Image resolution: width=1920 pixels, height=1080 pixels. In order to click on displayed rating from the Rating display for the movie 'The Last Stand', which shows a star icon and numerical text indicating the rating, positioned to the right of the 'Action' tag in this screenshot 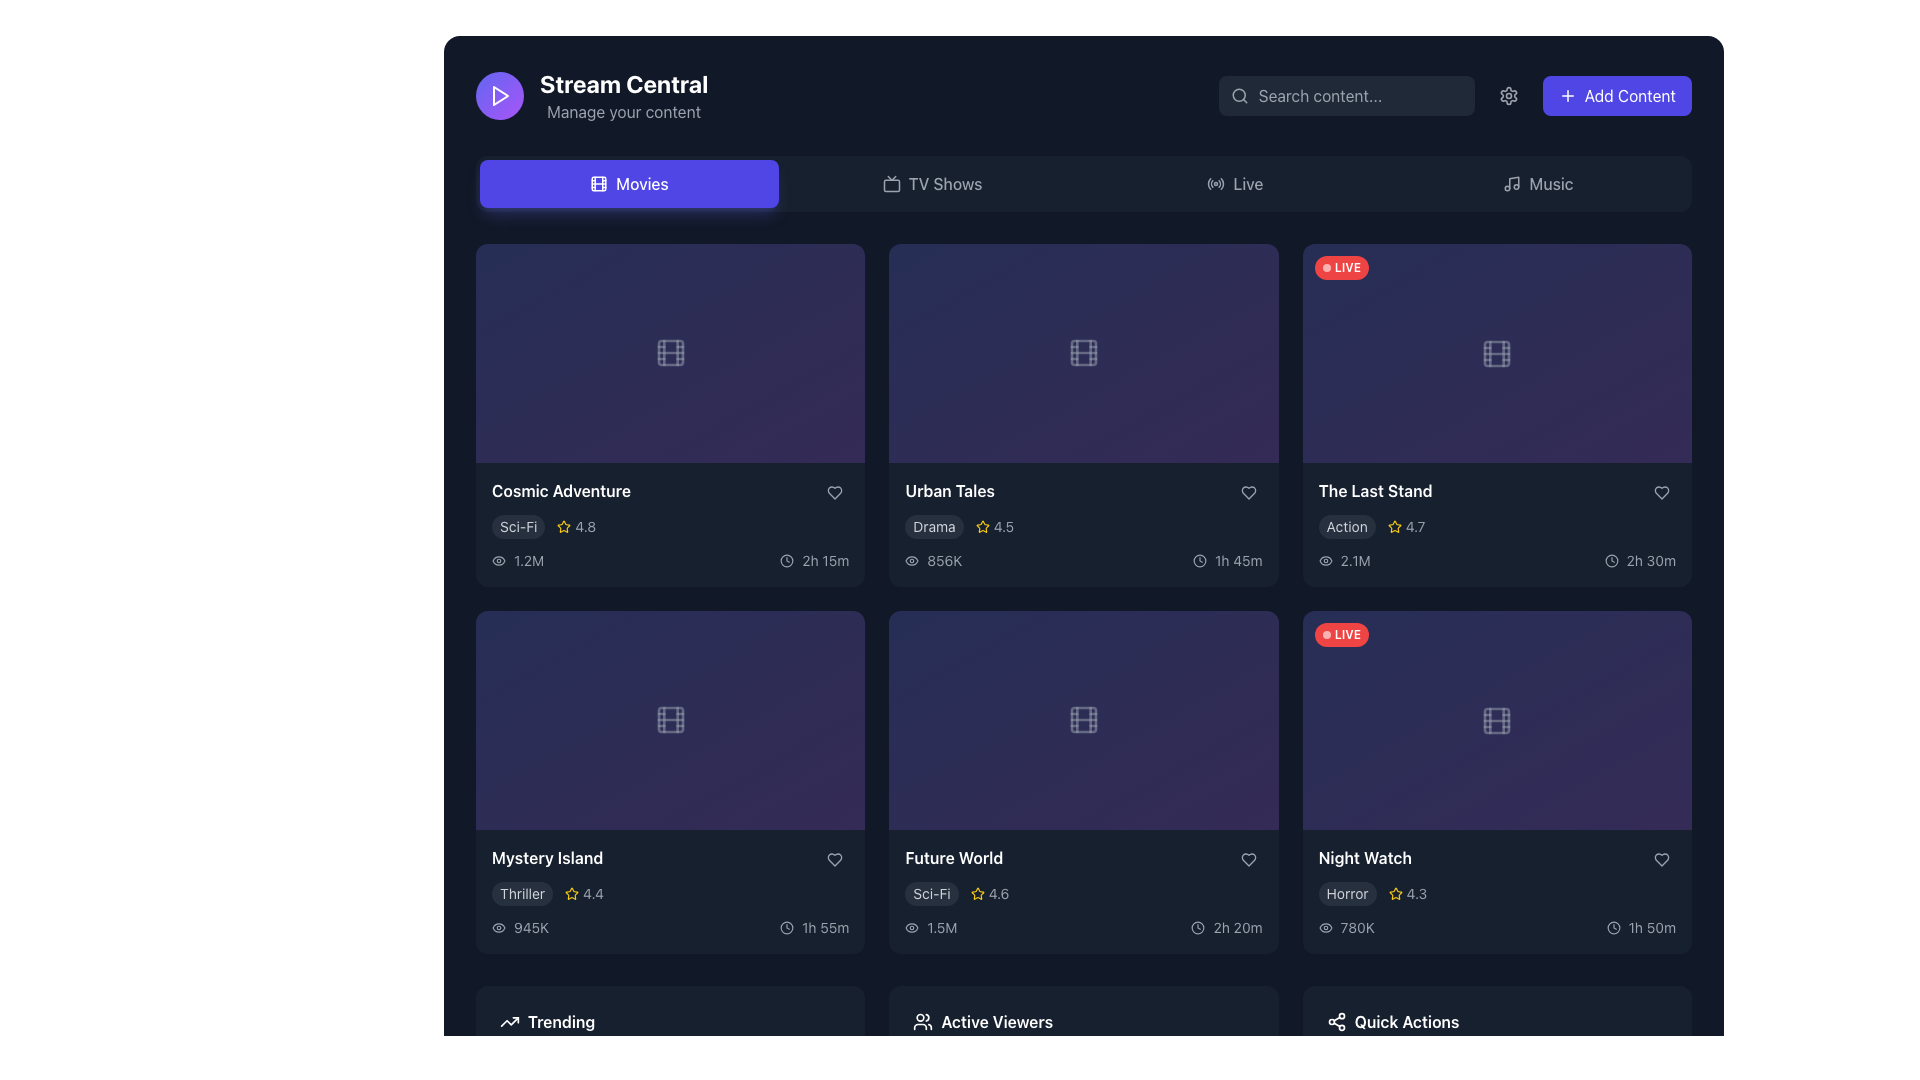, I will do `click(1405, 526)`.